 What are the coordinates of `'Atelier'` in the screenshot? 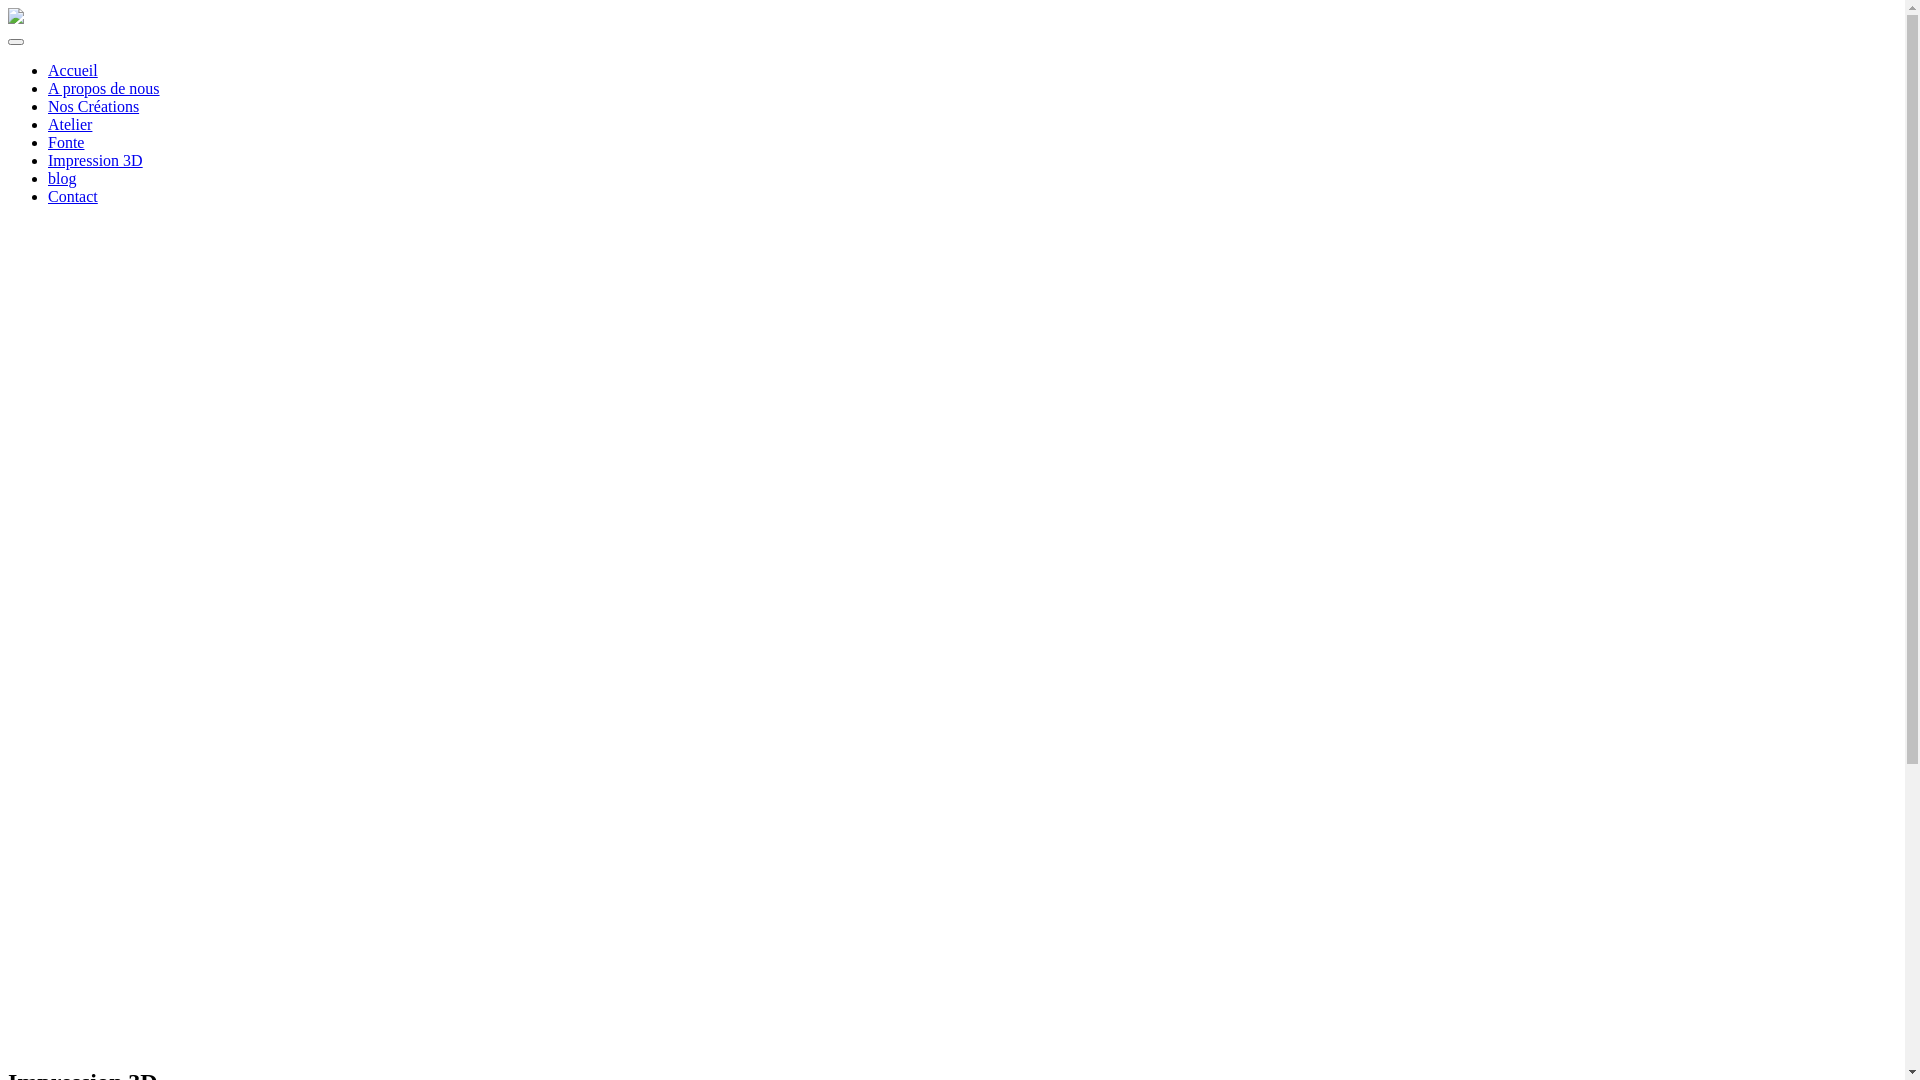 It's located at (70, 124).